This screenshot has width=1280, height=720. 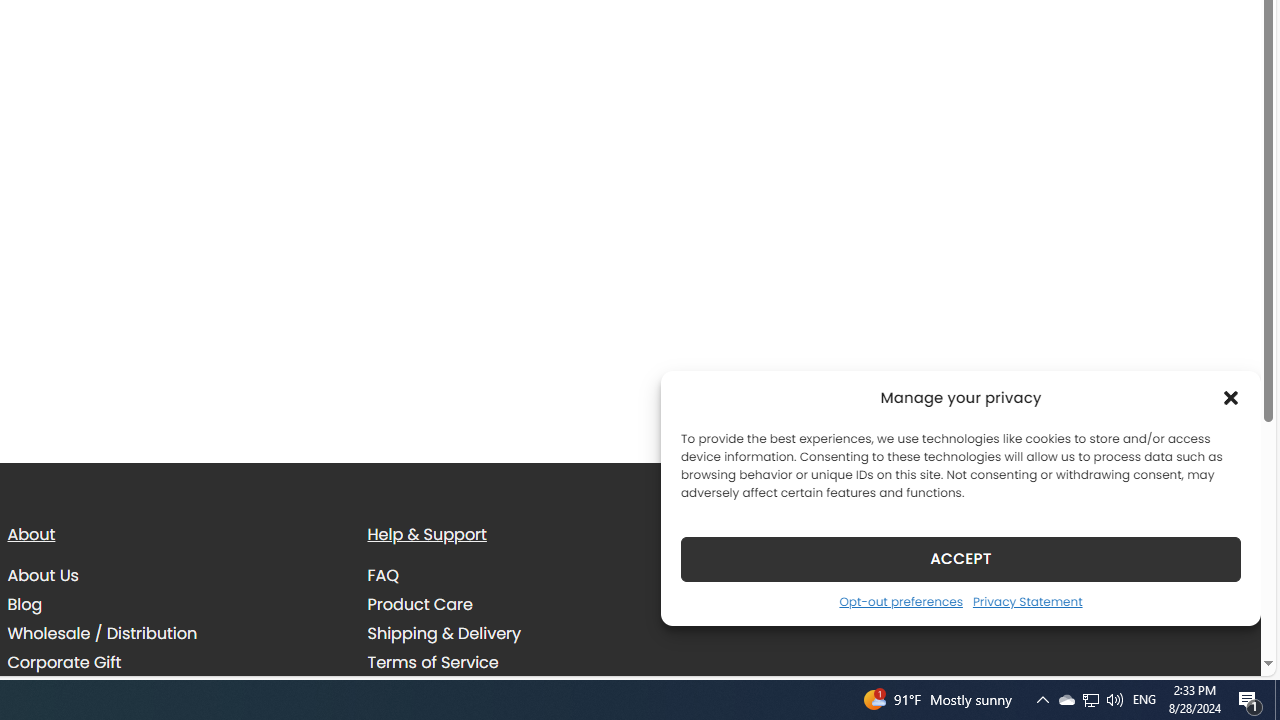 I want to click on 'Opt-out preferences', so click(x=899, y=600).